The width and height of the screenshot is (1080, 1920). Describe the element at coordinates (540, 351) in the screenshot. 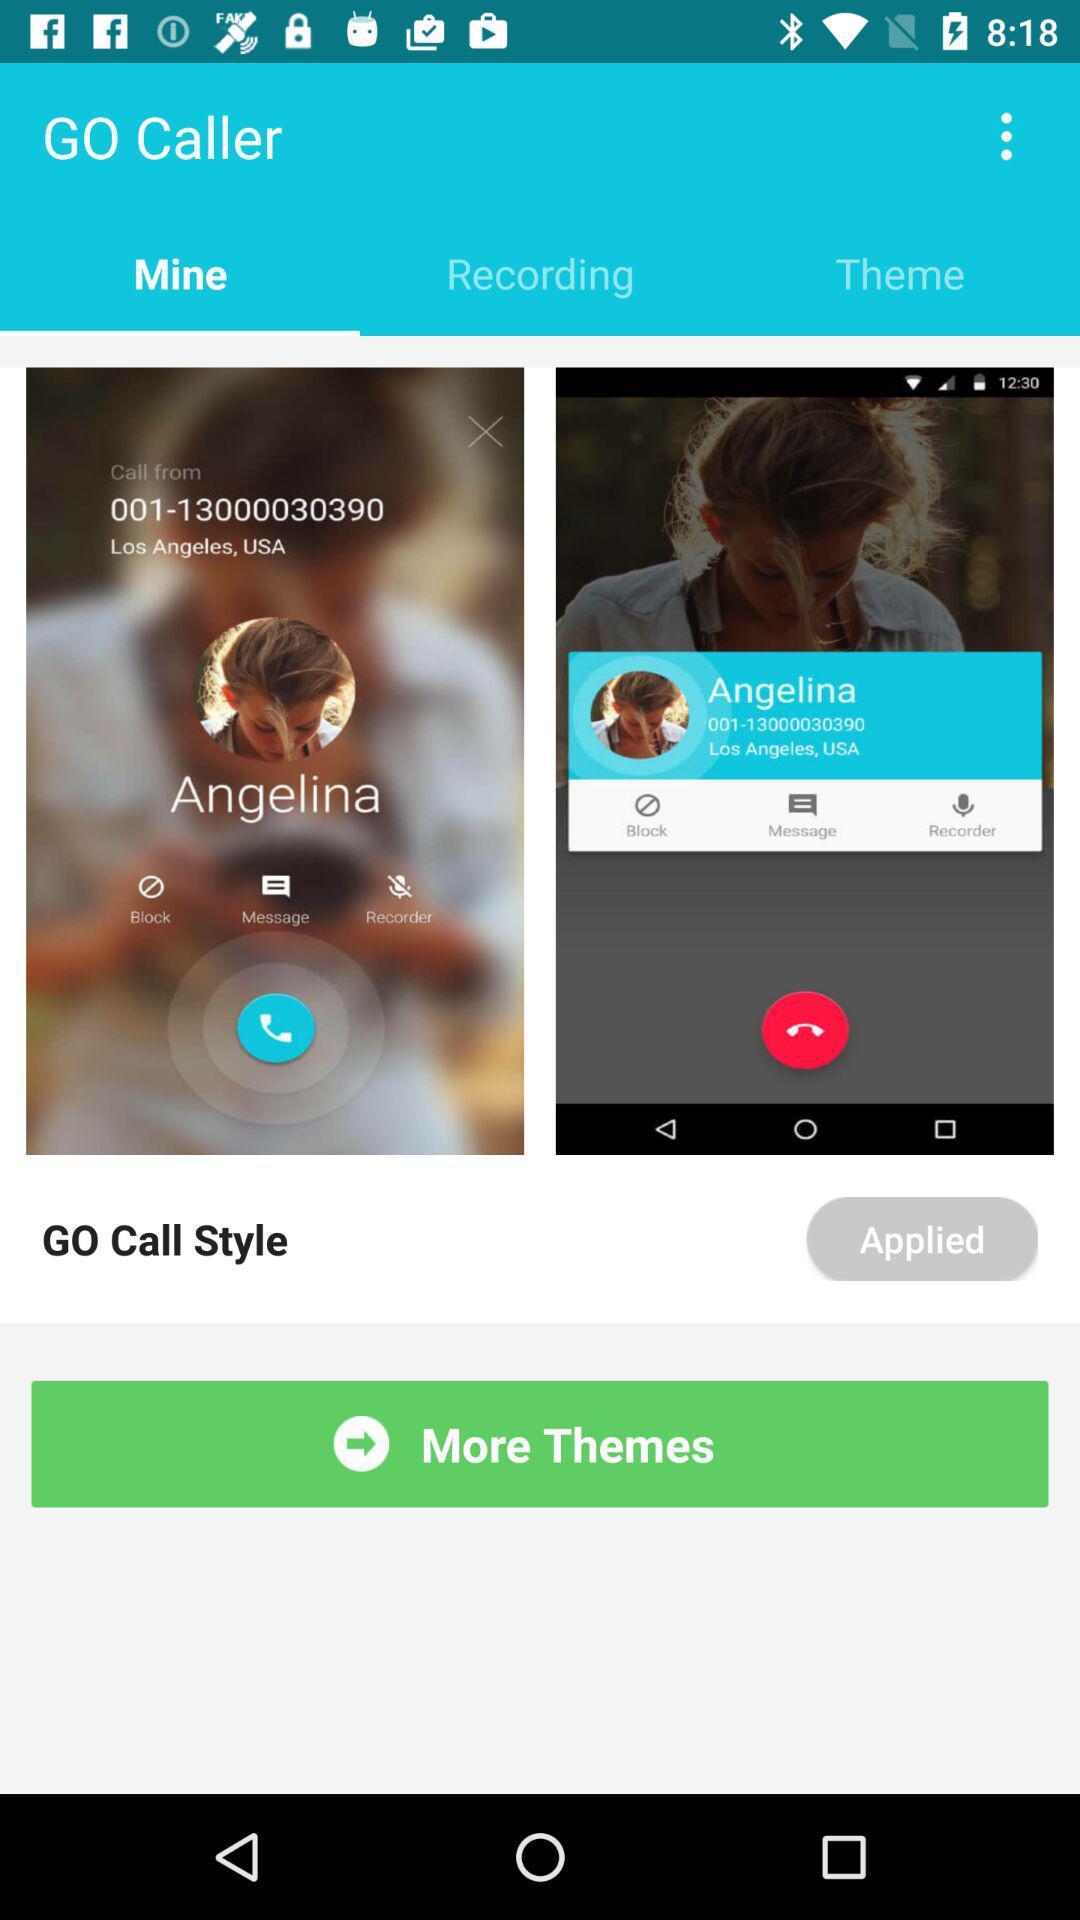

I see `icon below mine icon` at that location.